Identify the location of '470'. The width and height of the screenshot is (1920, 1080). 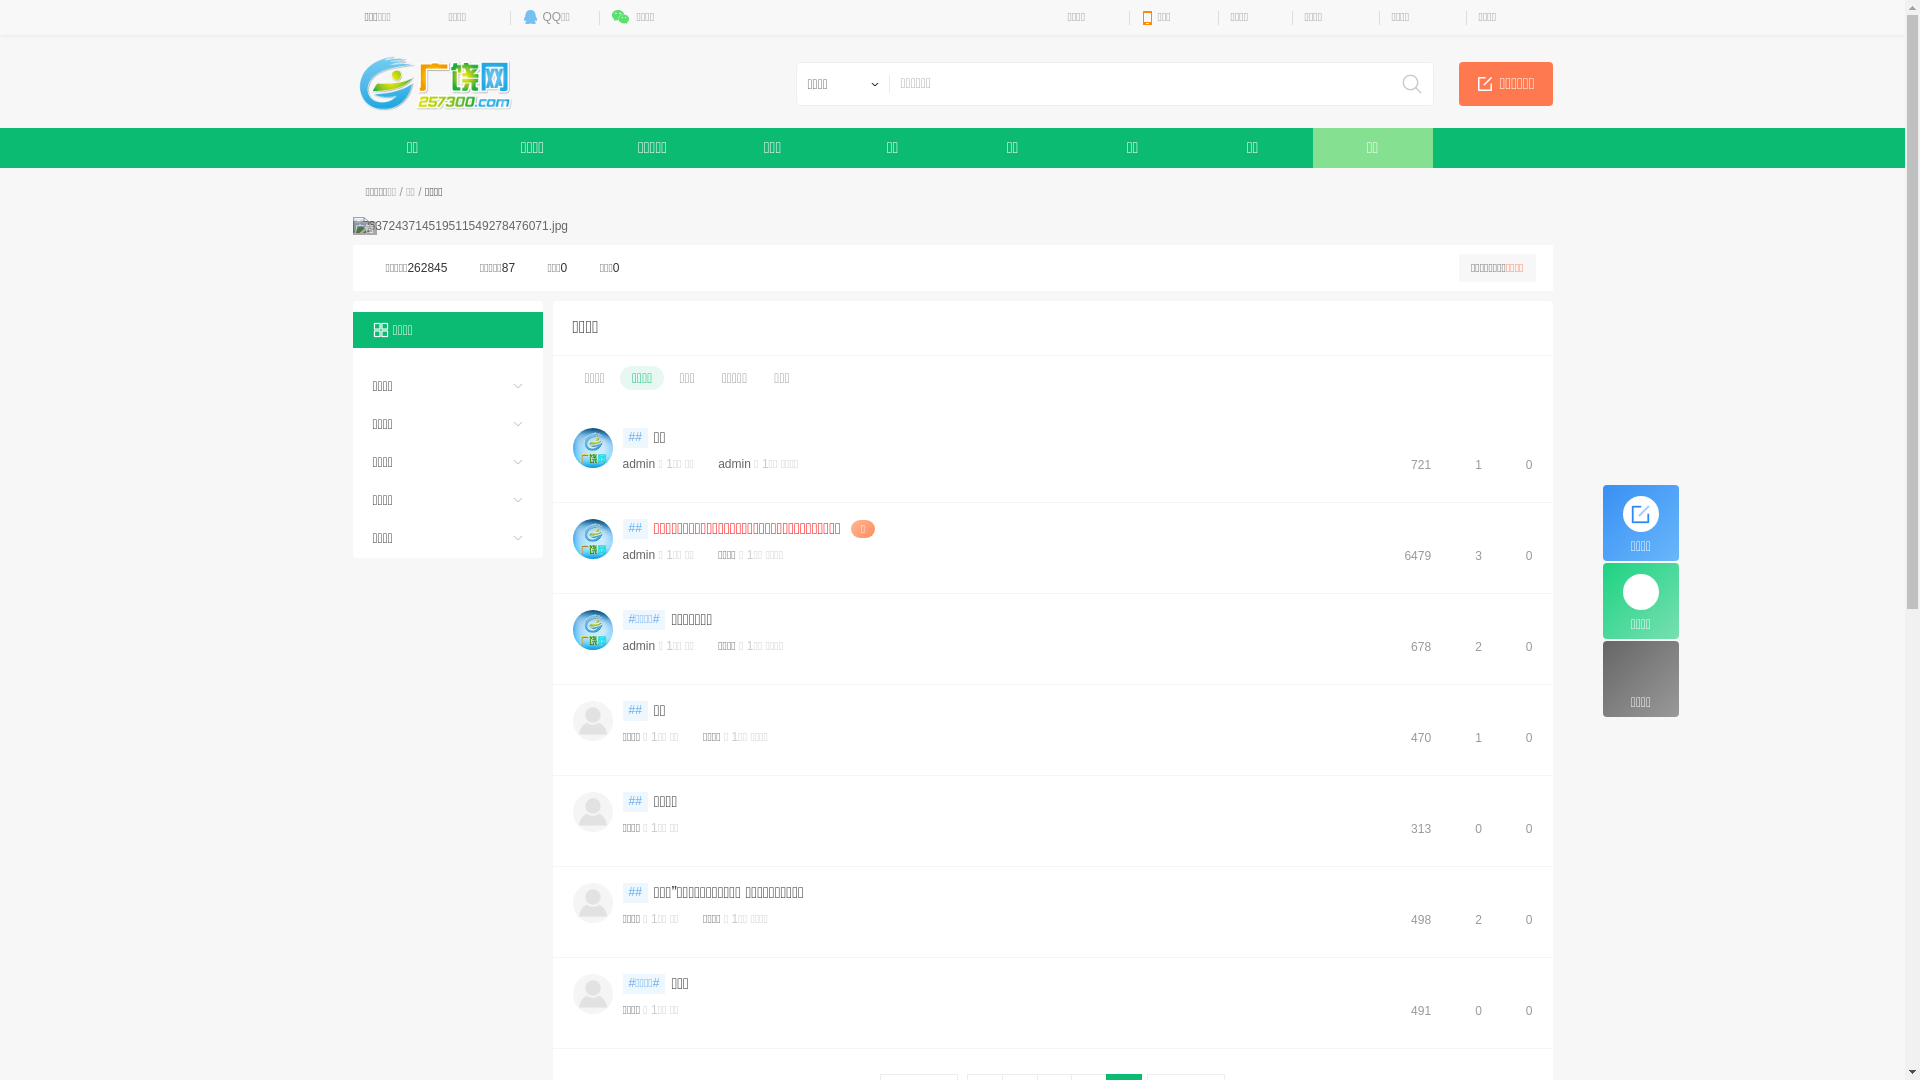
(1410, 737).